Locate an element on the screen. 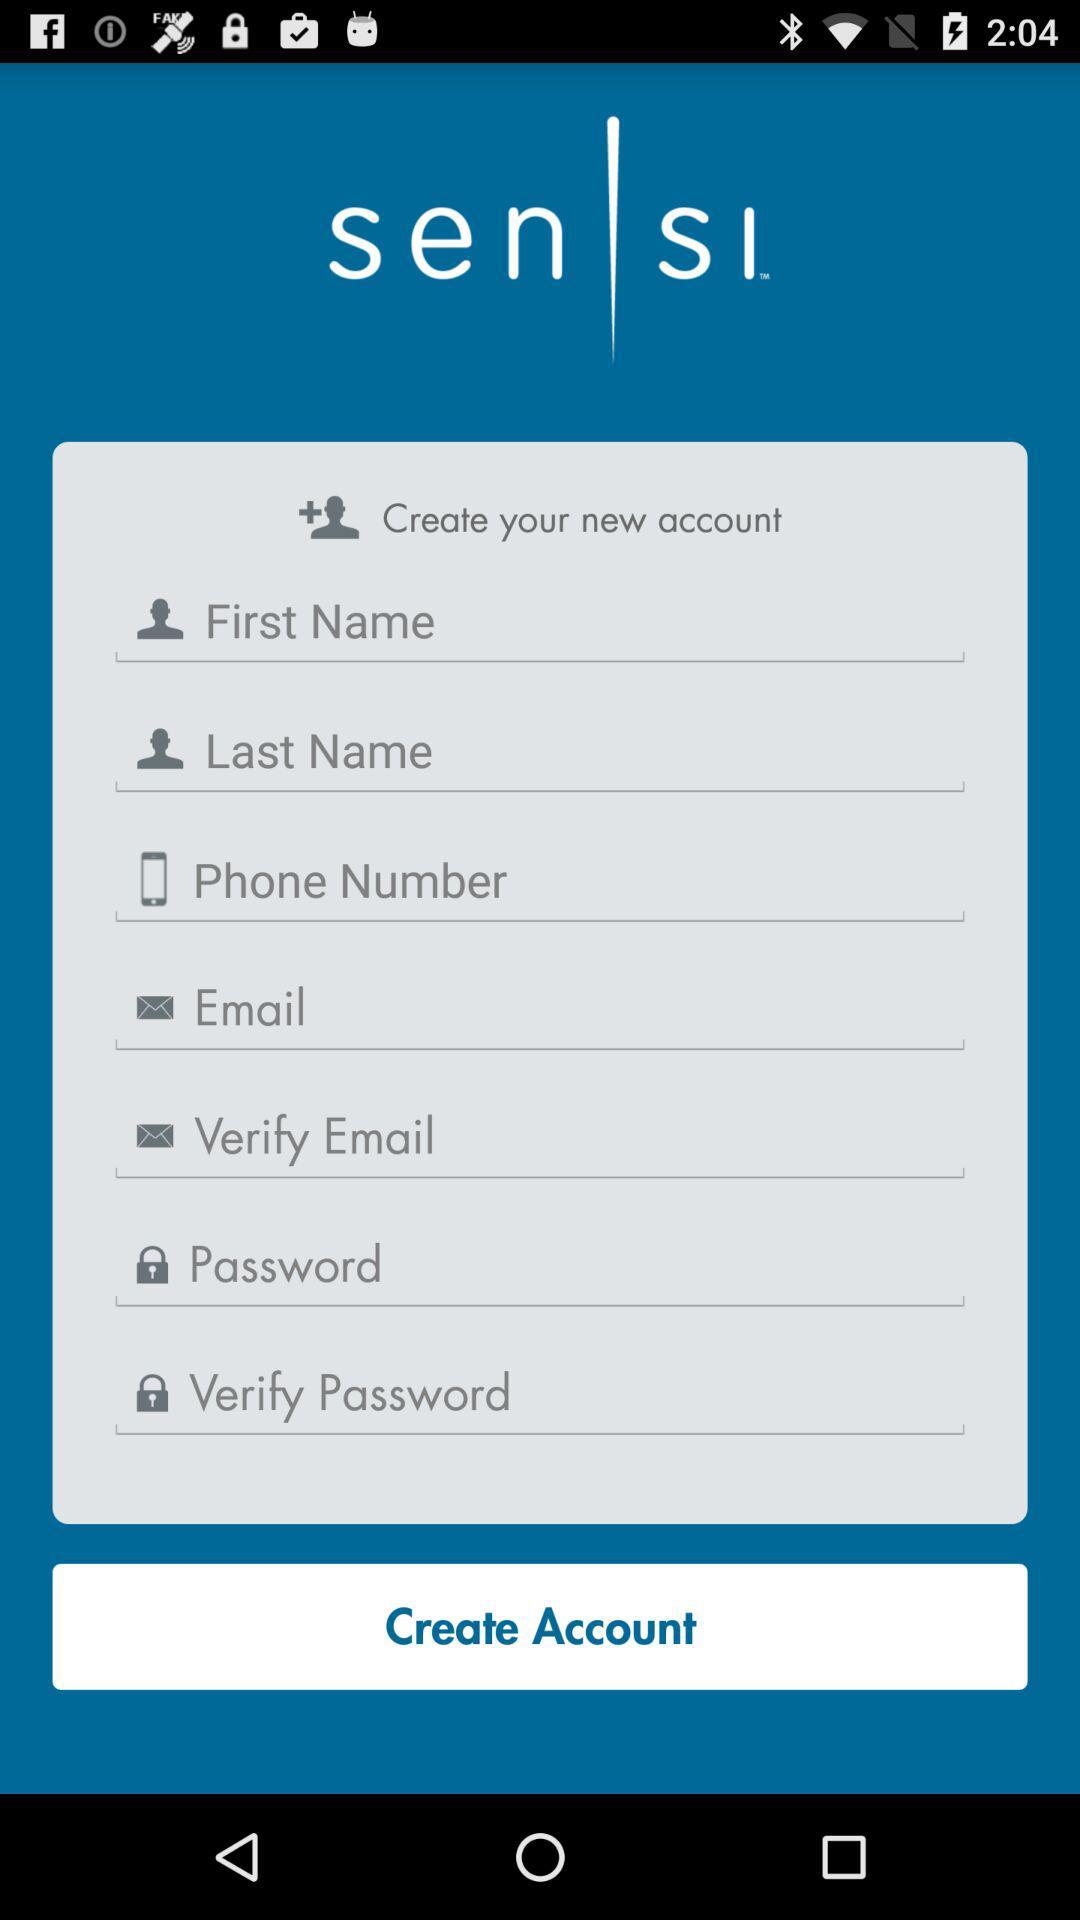  last name input is located at coordinates (540, 749).